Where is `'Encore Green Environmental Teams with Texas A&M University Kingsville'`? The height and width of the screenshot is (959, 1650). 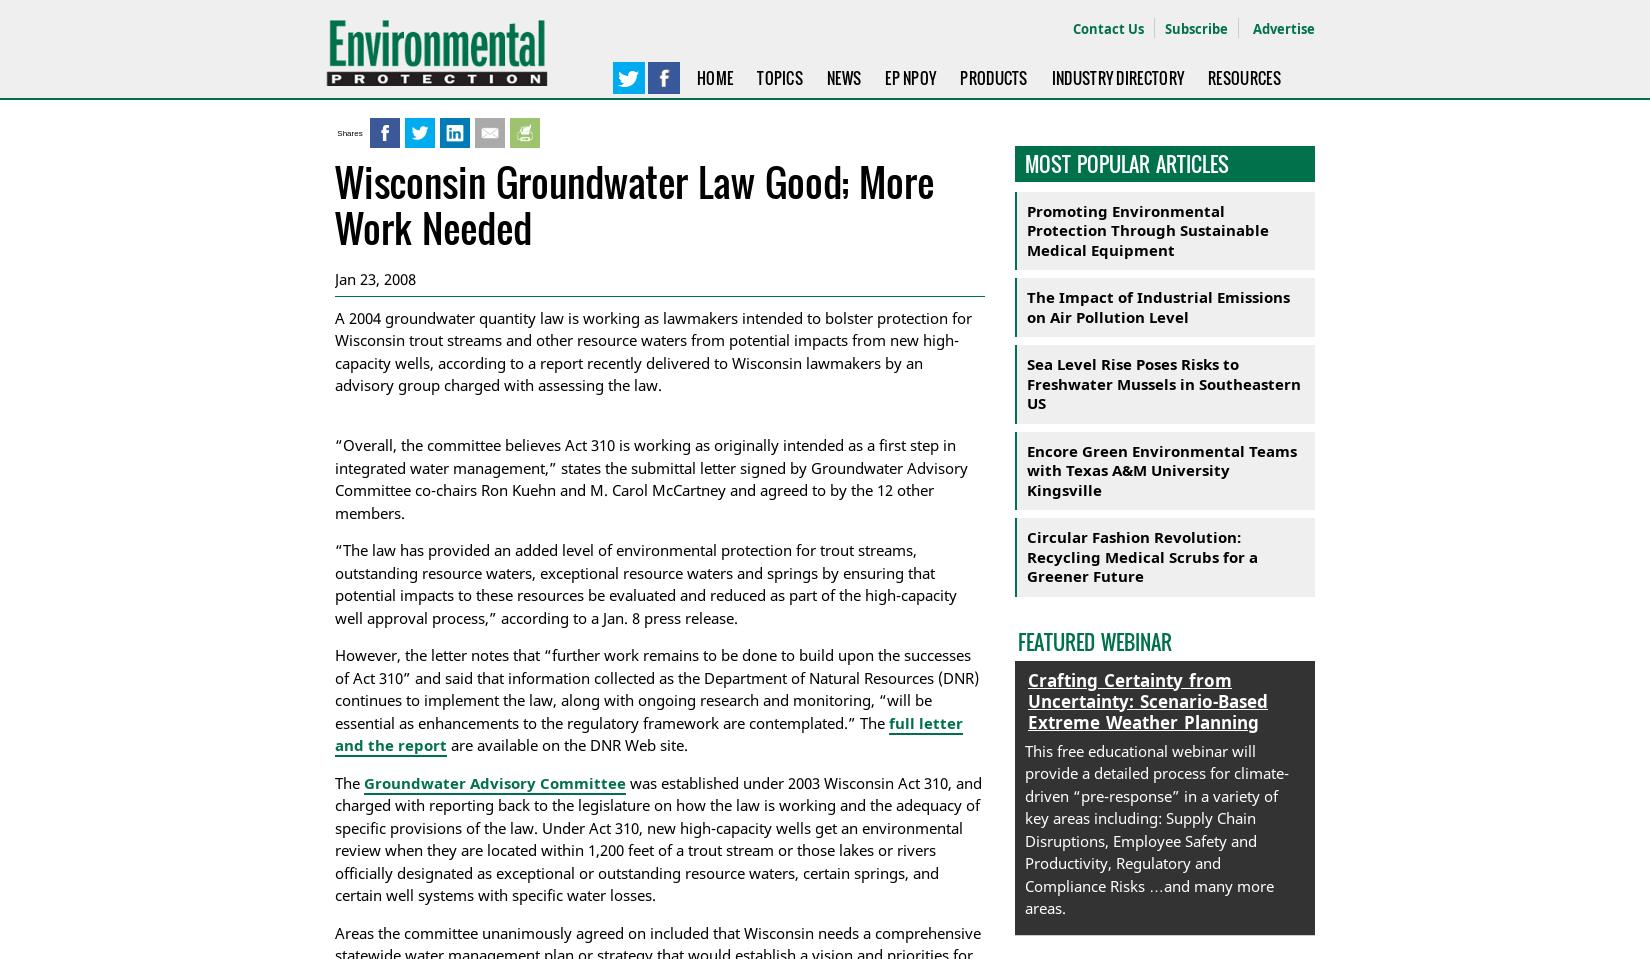
'Encore Green Environmental Teams with Texas A&M University Kingsville' is located at coordinates (1161, 468).